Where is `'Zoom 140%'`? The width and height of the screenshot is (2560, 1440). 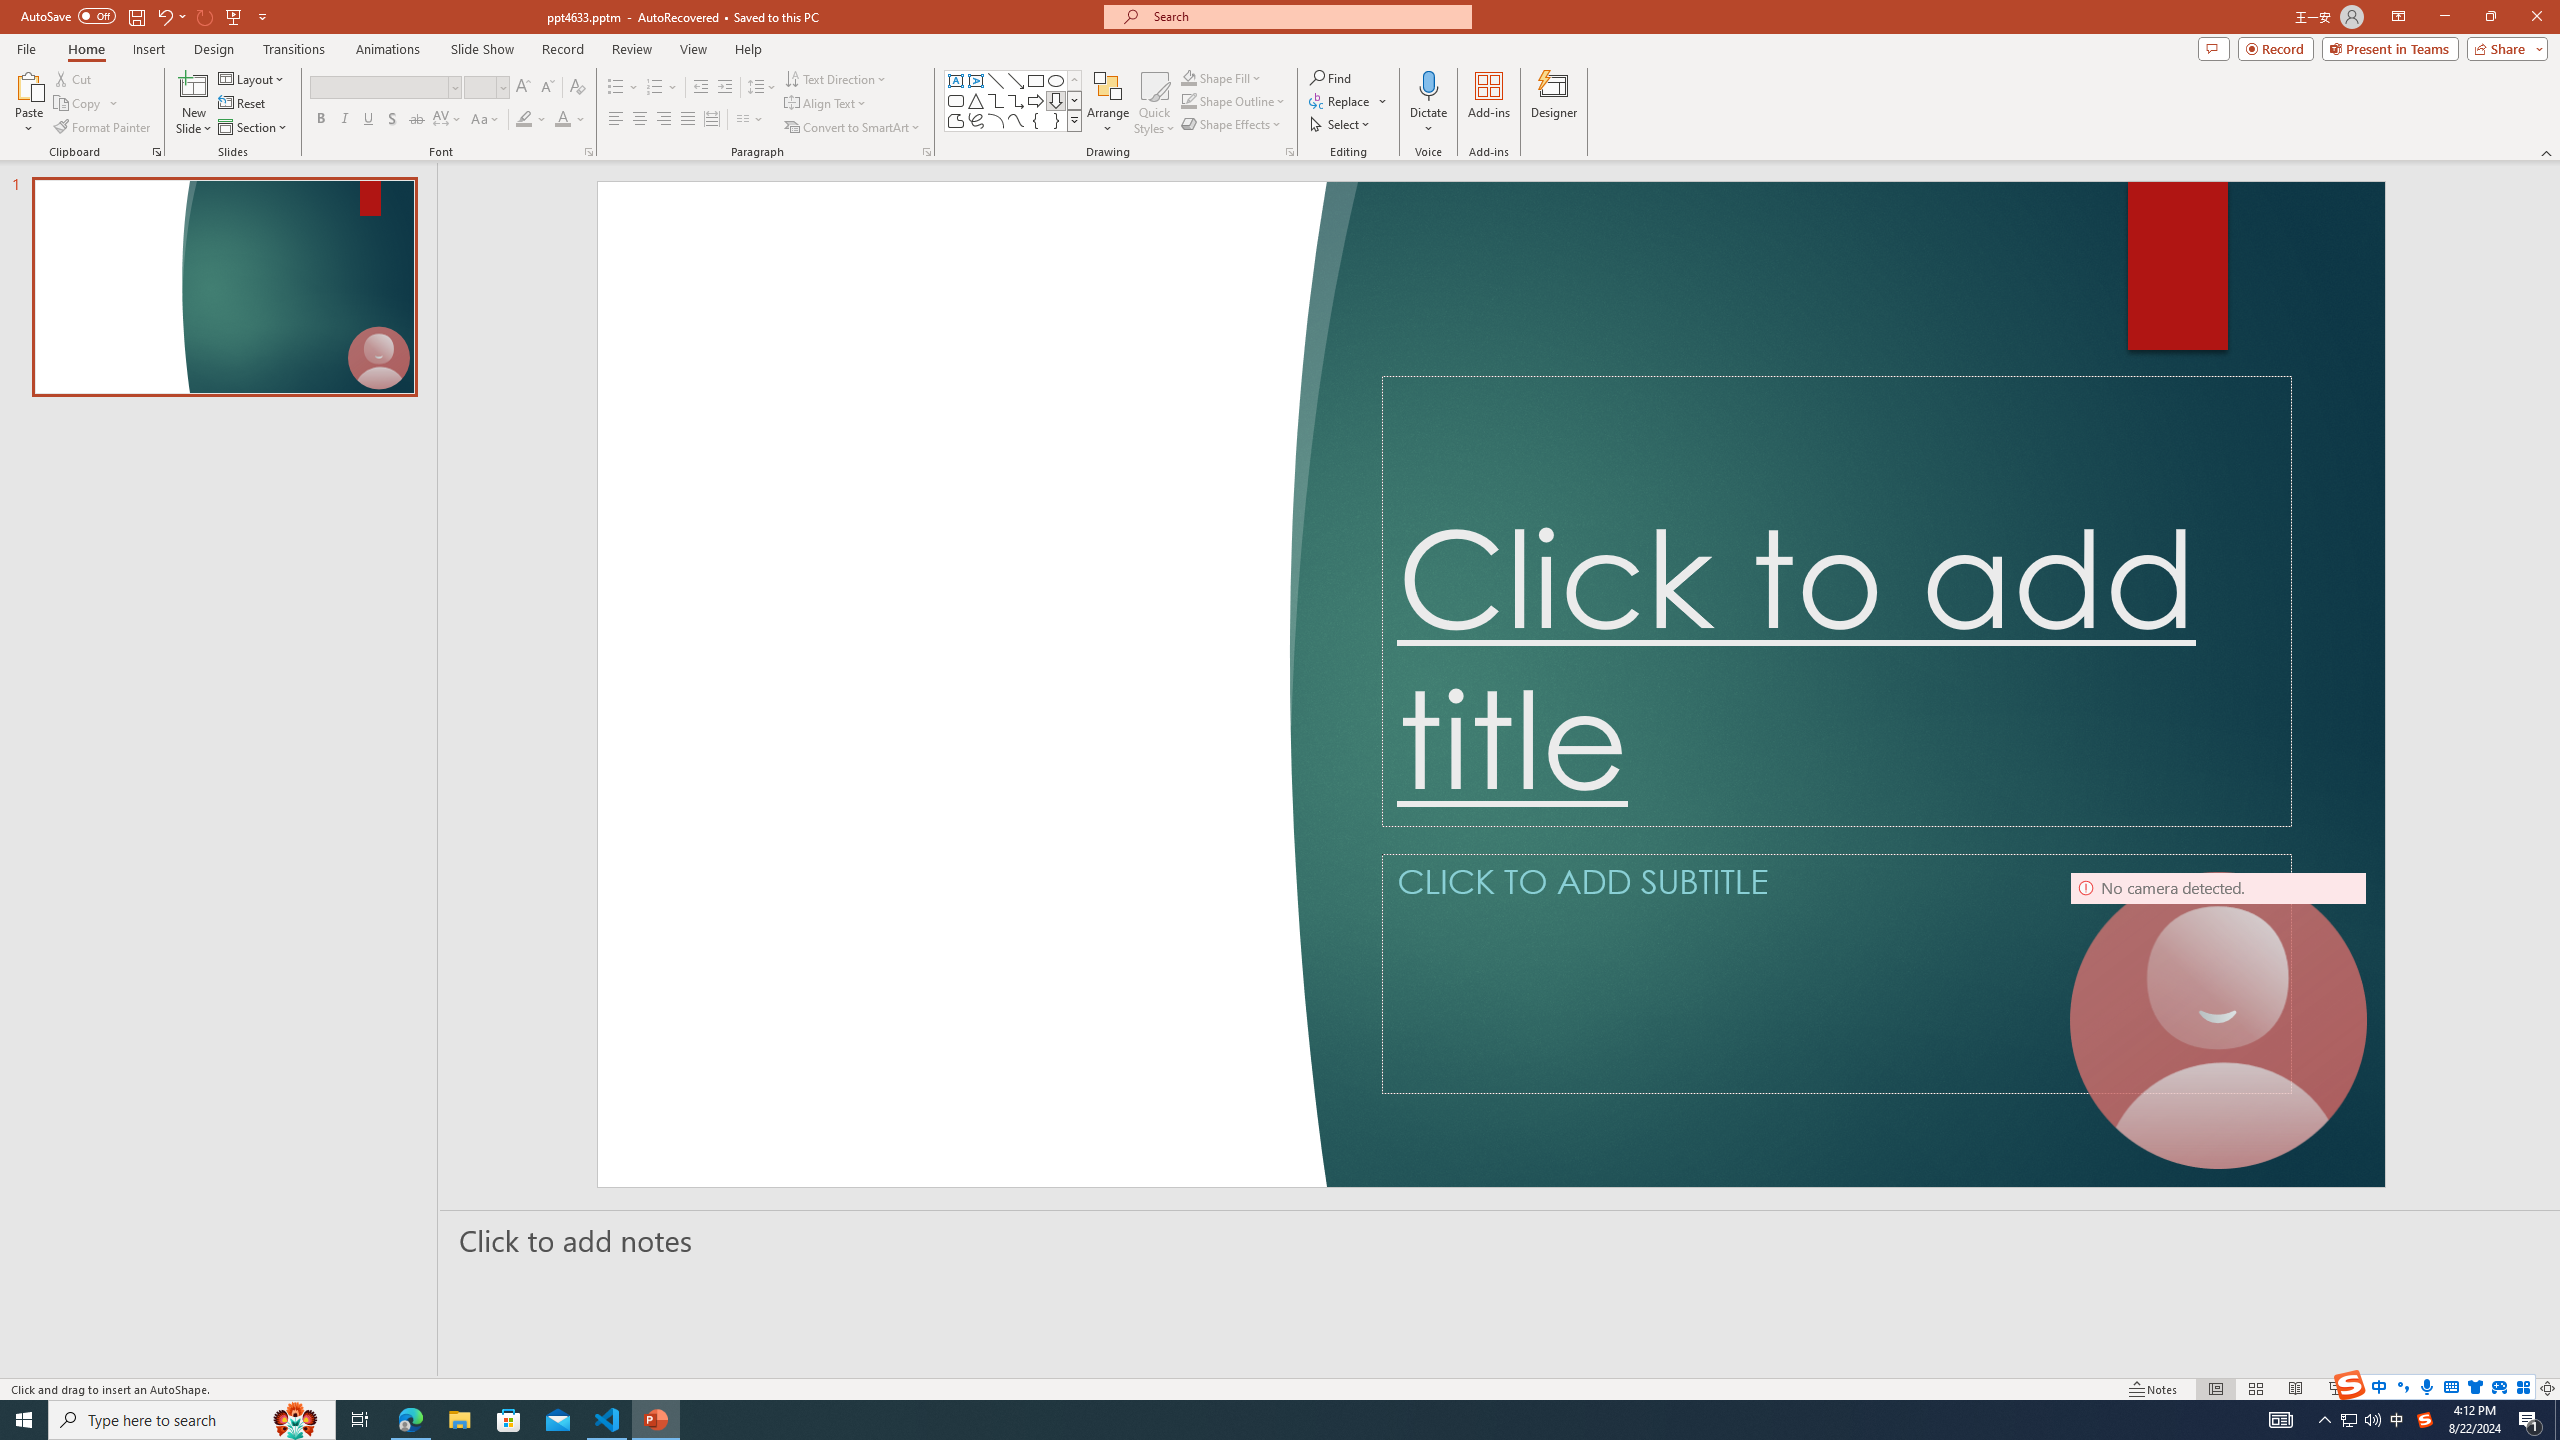
'Zoom 140%' is located at coordinates (2515, 1389).